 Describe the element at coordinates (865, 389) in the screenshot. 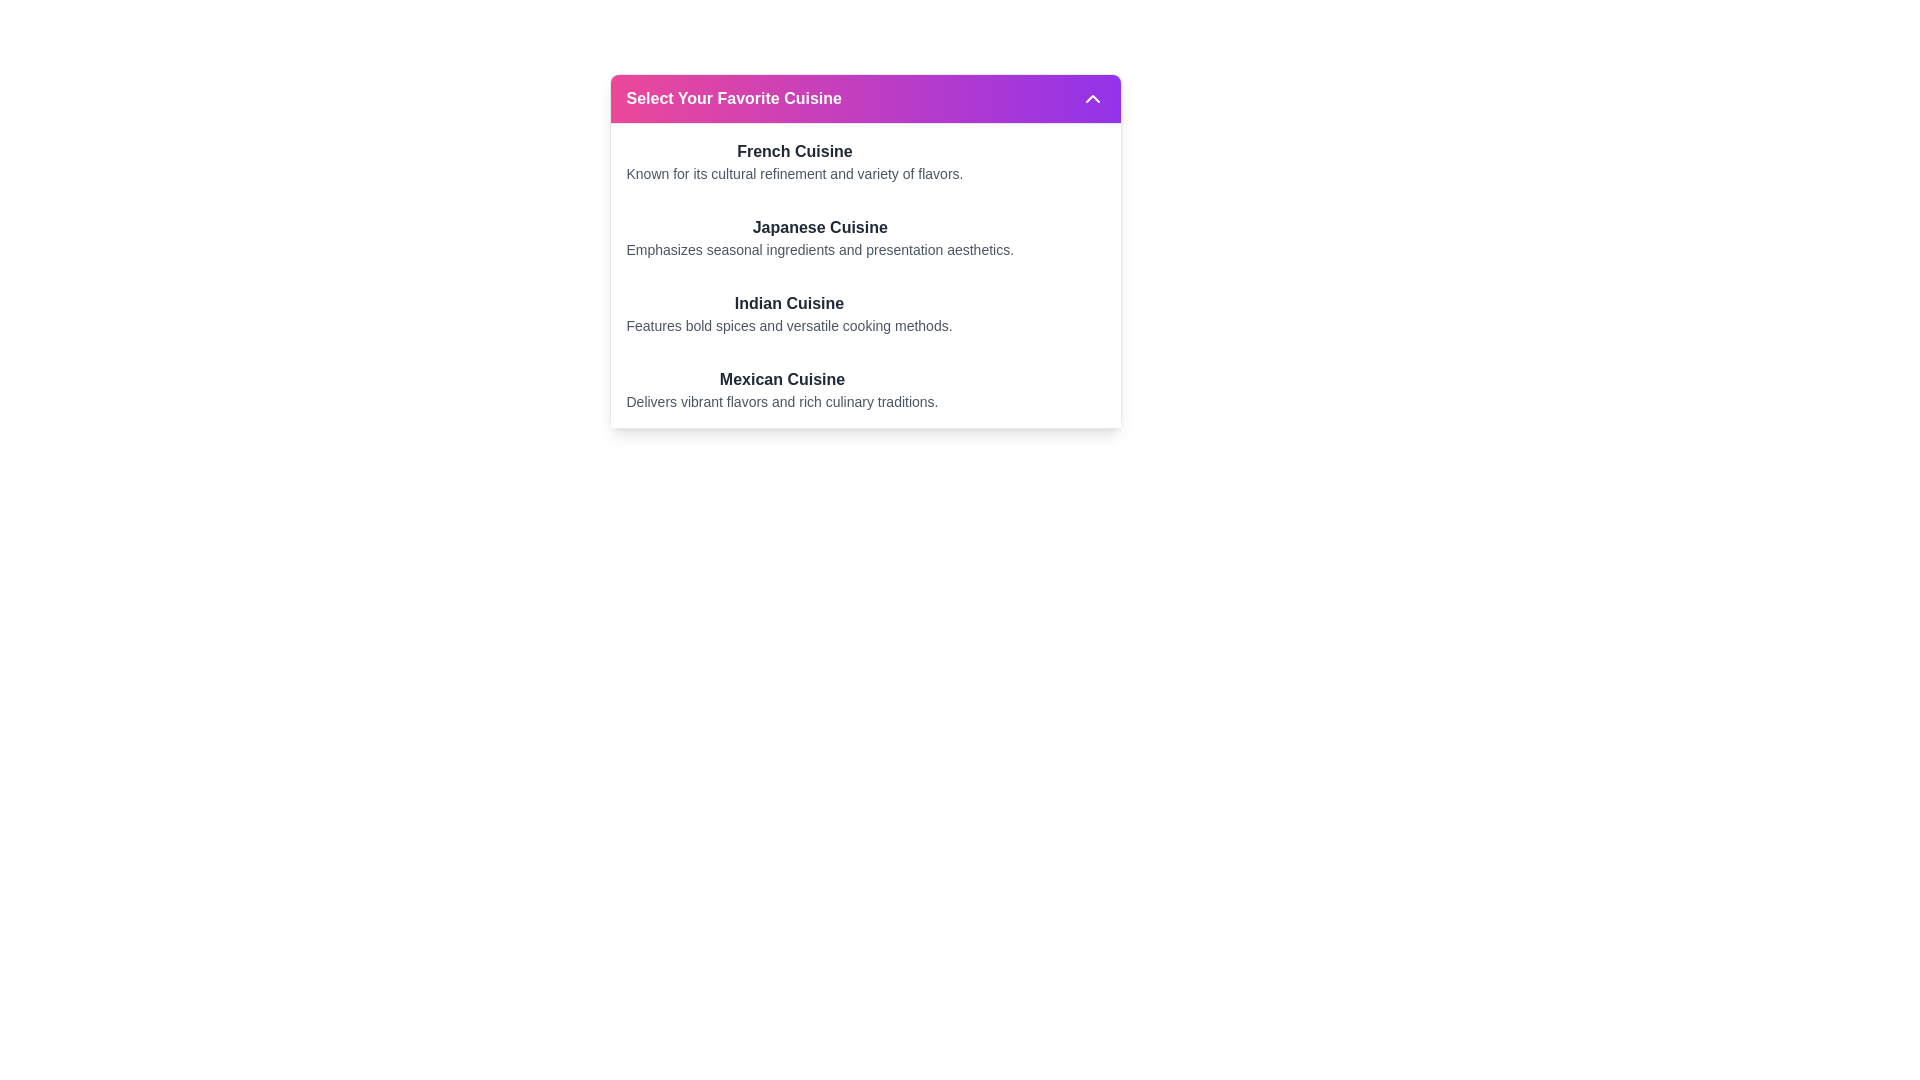

I see `description of the Text block displaying information about Mexican Cuisine, which is the last item in a list of cuisines positioned under 'Indian Cuisine'` at that location.